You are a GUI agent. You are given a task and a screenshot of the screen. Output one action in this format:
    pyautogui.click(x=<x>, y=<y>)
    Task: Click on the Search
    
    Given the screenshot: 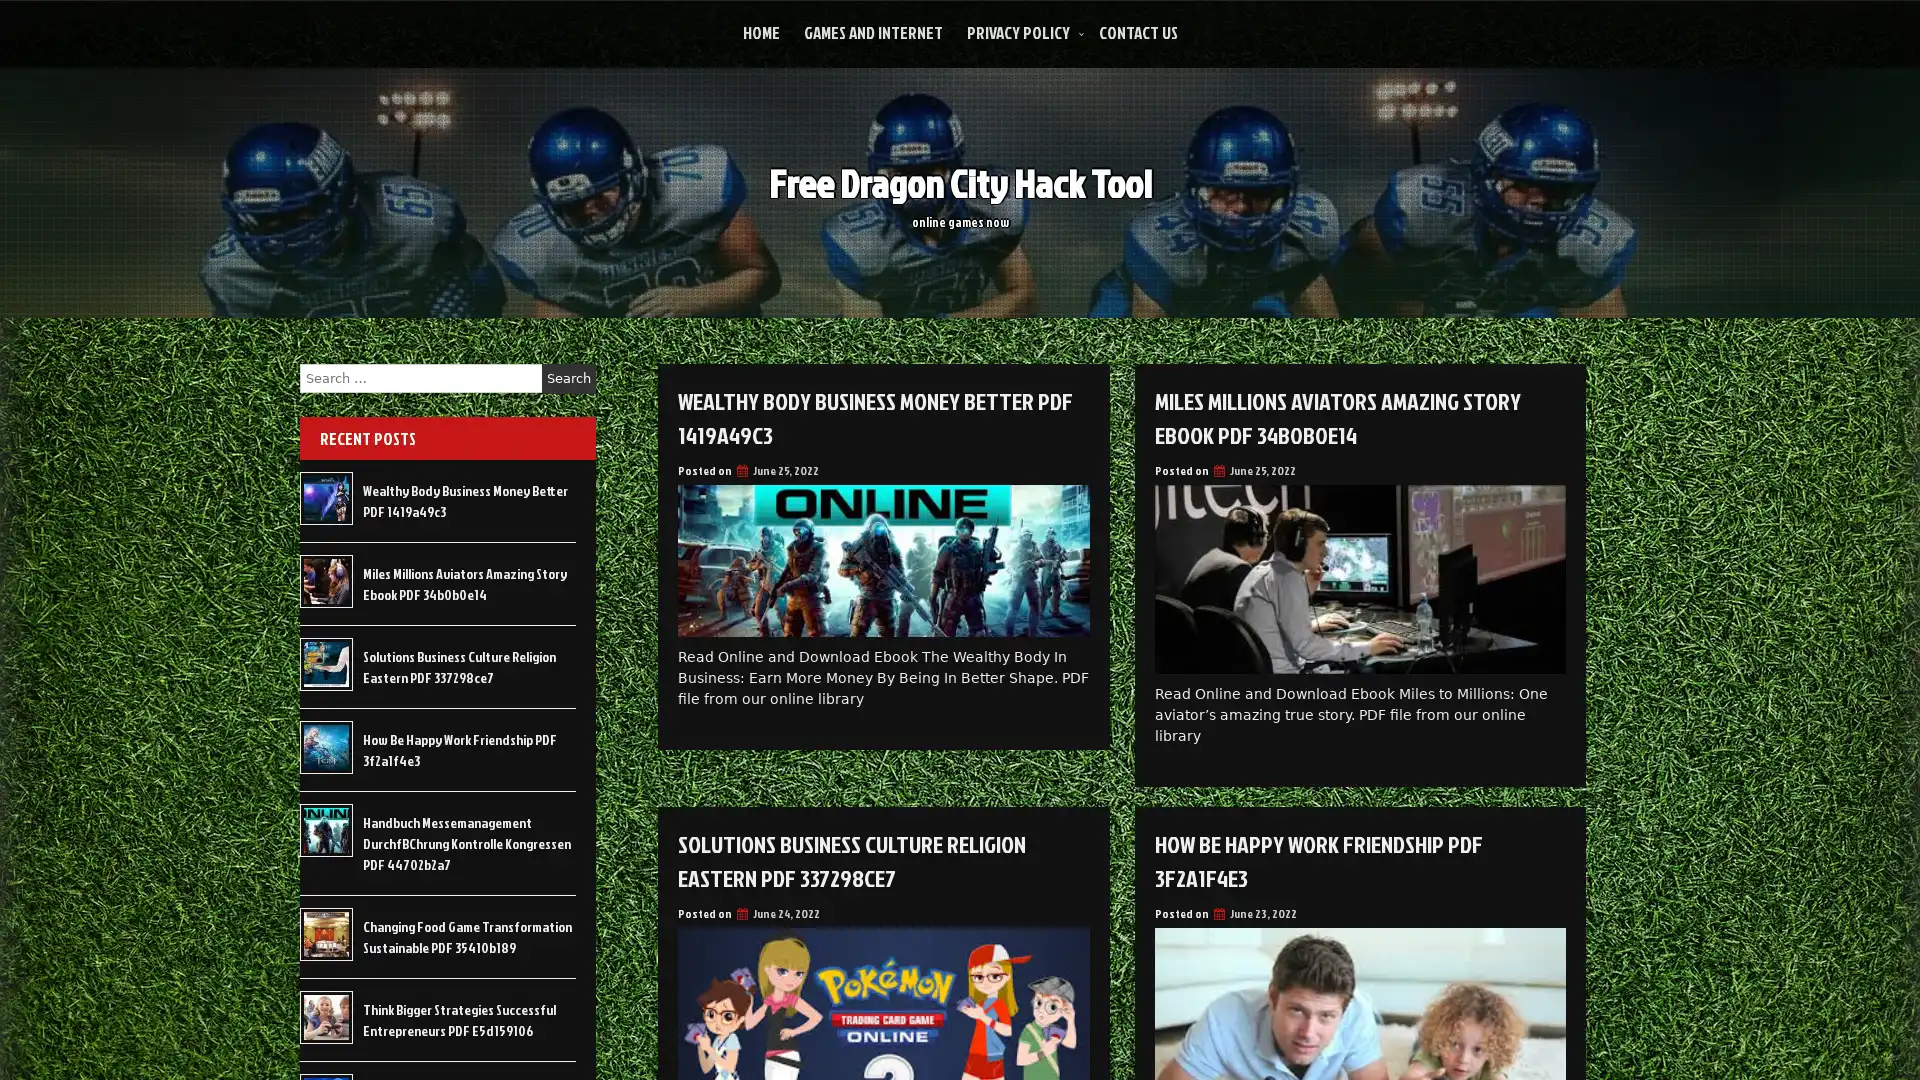 What is the action you would take?
    pyautogui.click(x=568, y=378)
    